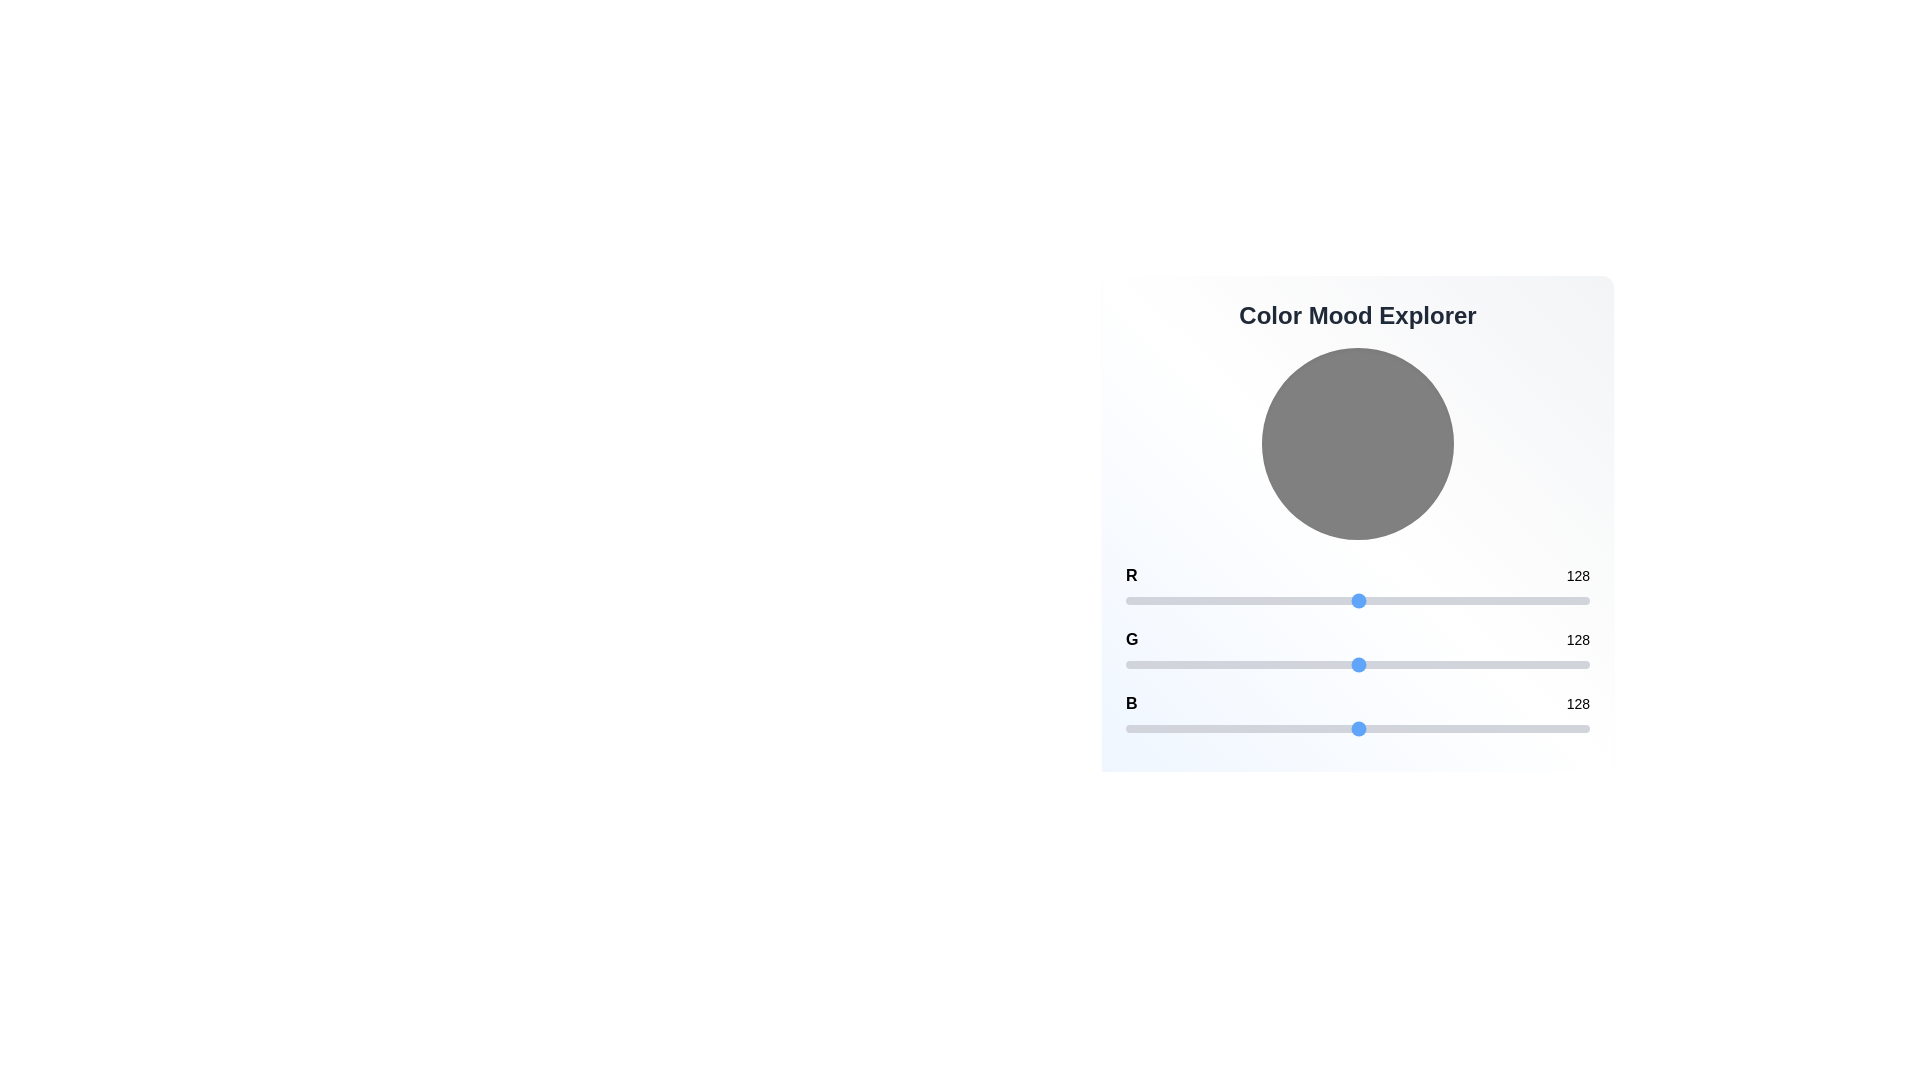 This screenshot has width=1920, height=1080. What do you see at coordinates (1521, 664) in the screenshot?
I see `the green color channel slider to 218` at bounding box center [1521, 664].